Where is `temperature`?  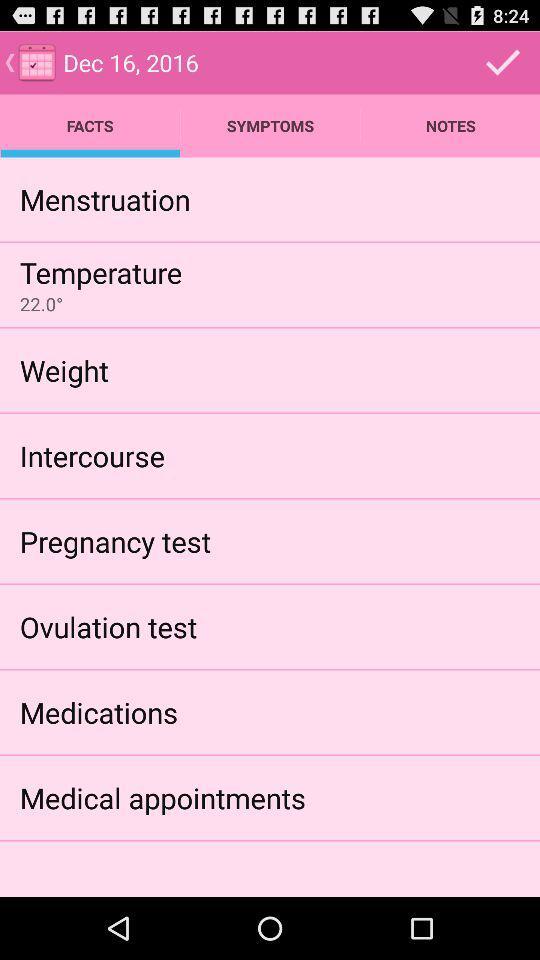
temperature is located at coordinates (100, 271).